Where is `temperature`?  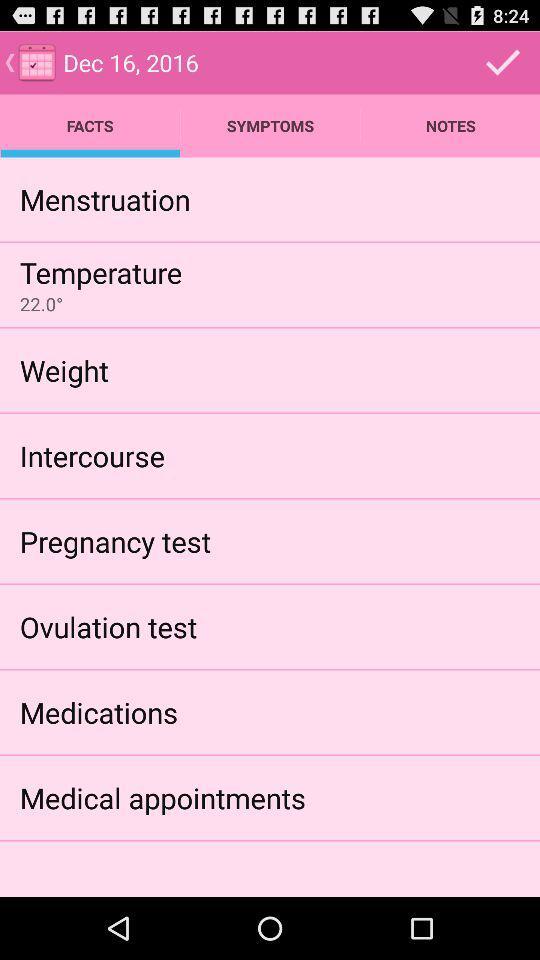
temperature is located at coordinates (100, 271).